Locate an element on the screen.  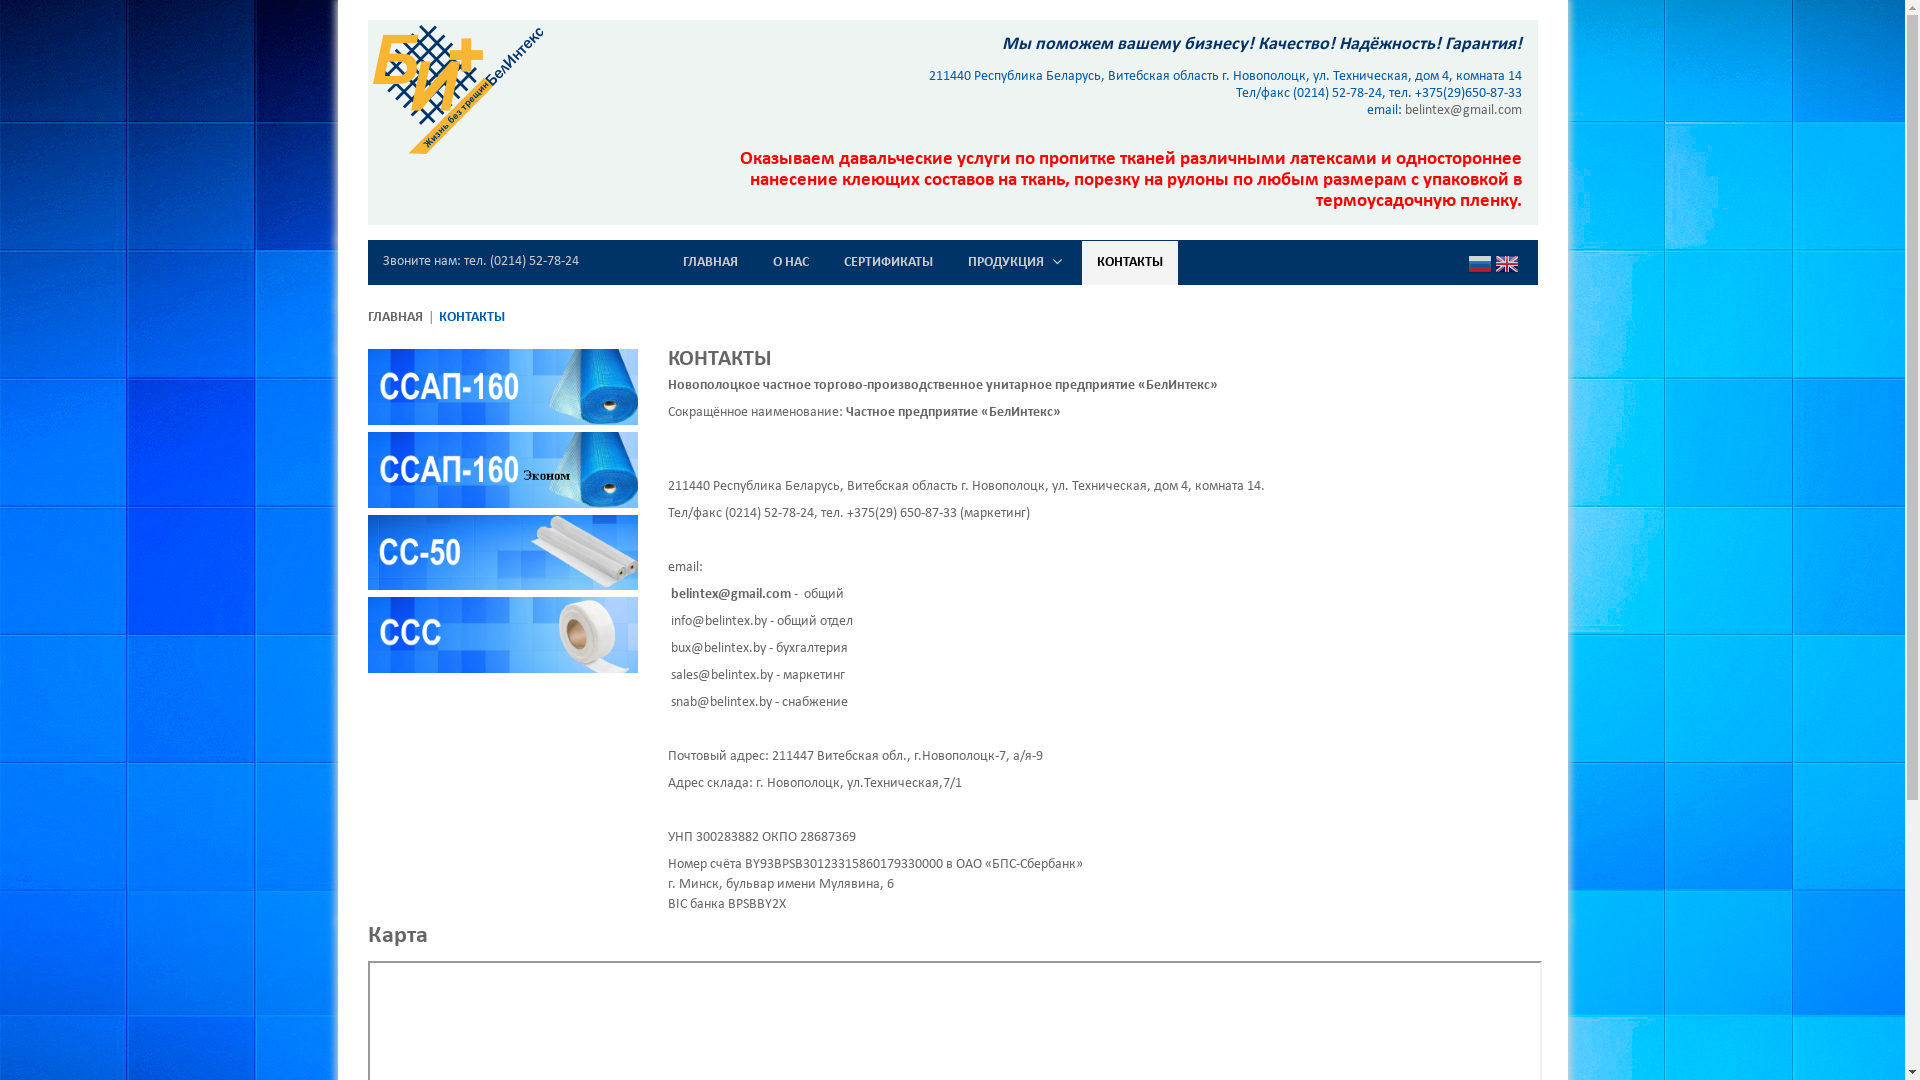
'info@belintex.by' is located at coordinates (670, 620).